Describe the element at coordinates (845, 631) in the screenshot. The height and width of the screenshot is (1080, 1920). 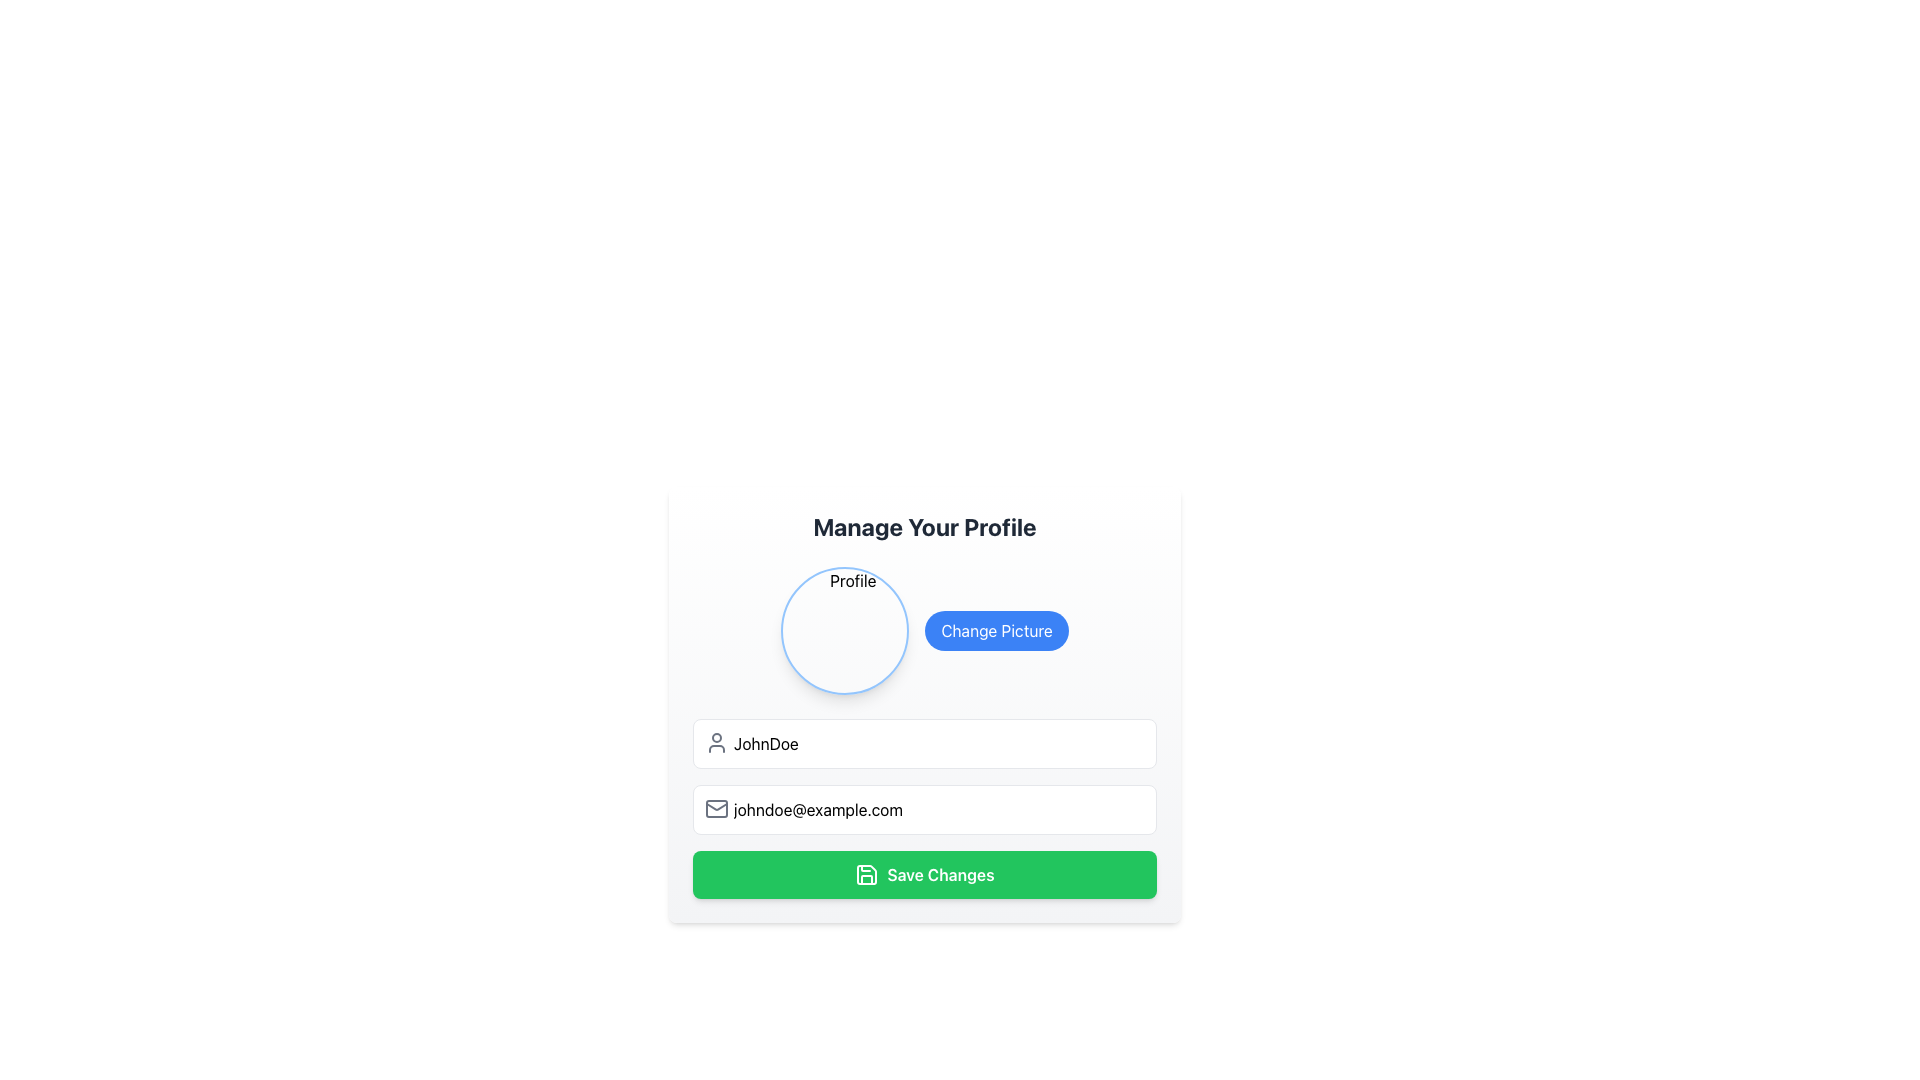
I see `and drop an image onto the circular profile picture placeholder with a light blue border located` at that location.